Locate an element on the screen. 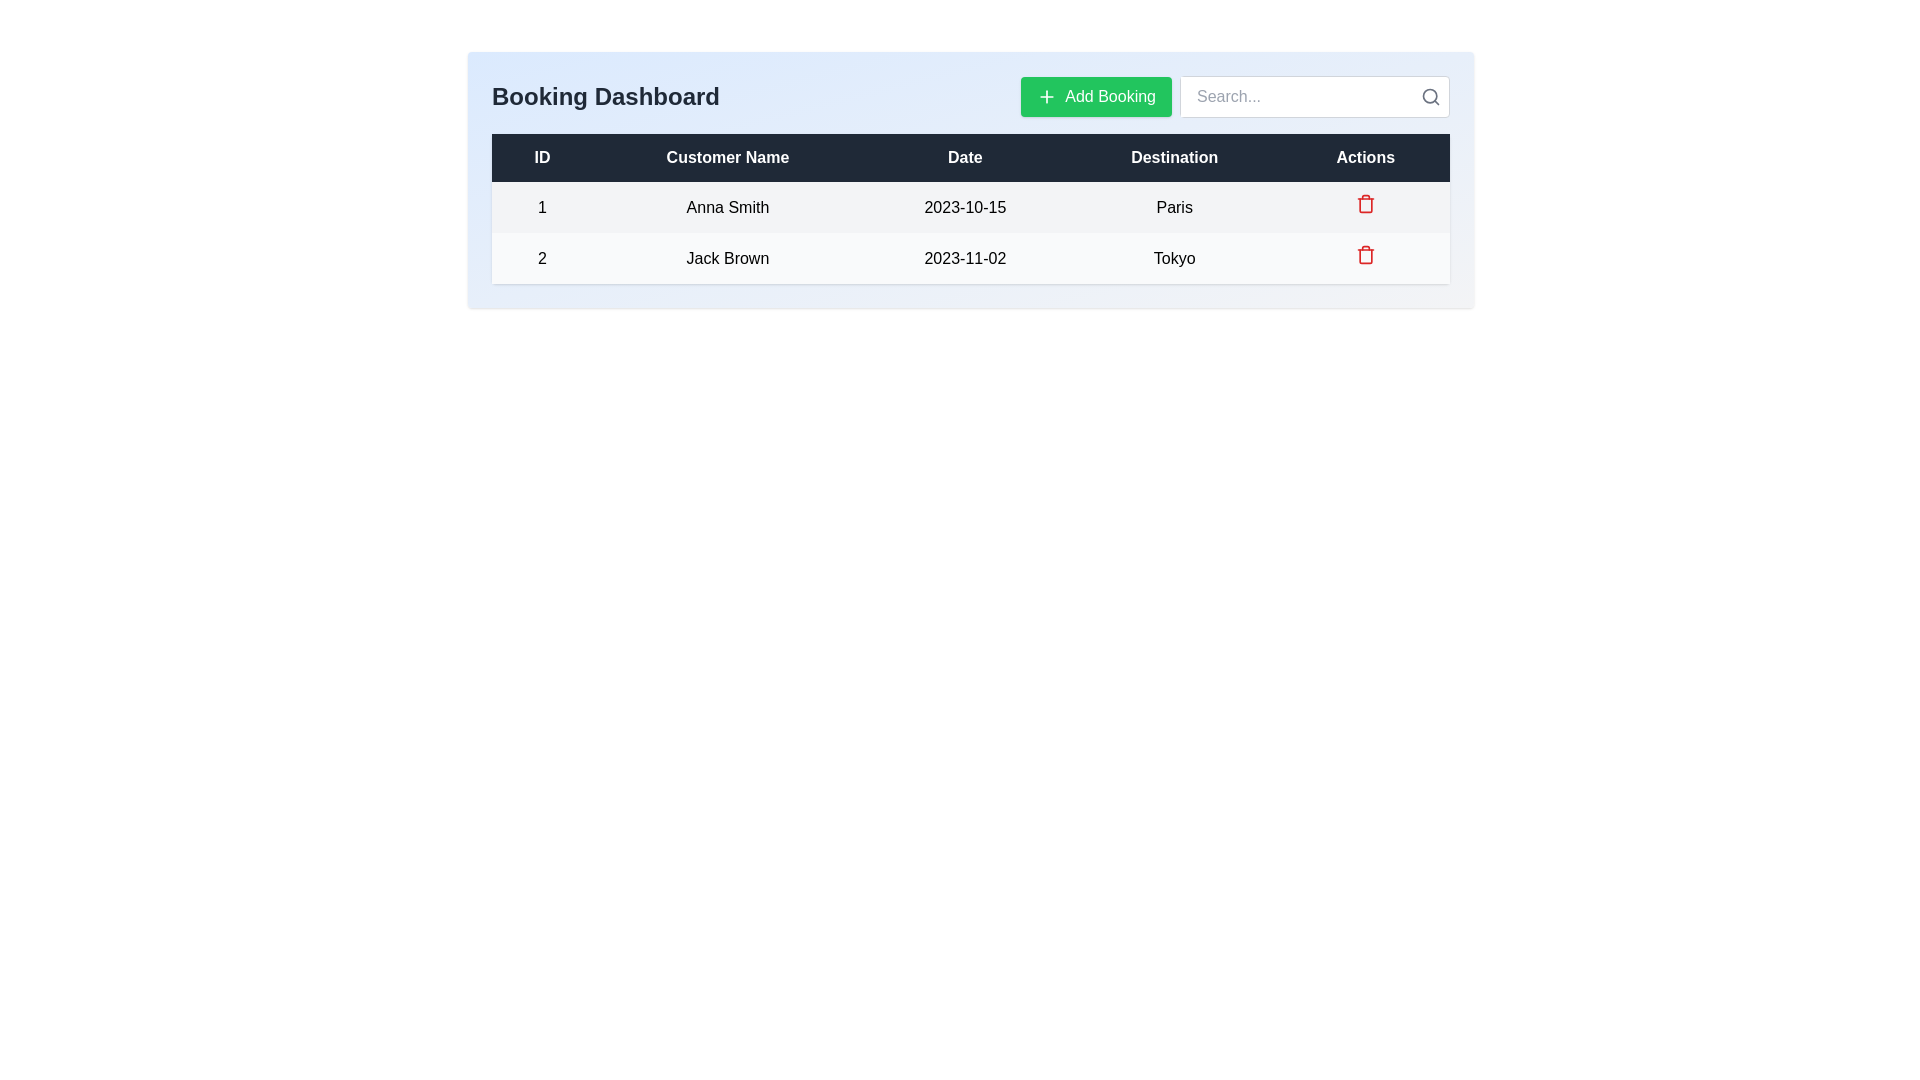  the trash bin icon button in the Actions column is located at coordinates (1364, 207).